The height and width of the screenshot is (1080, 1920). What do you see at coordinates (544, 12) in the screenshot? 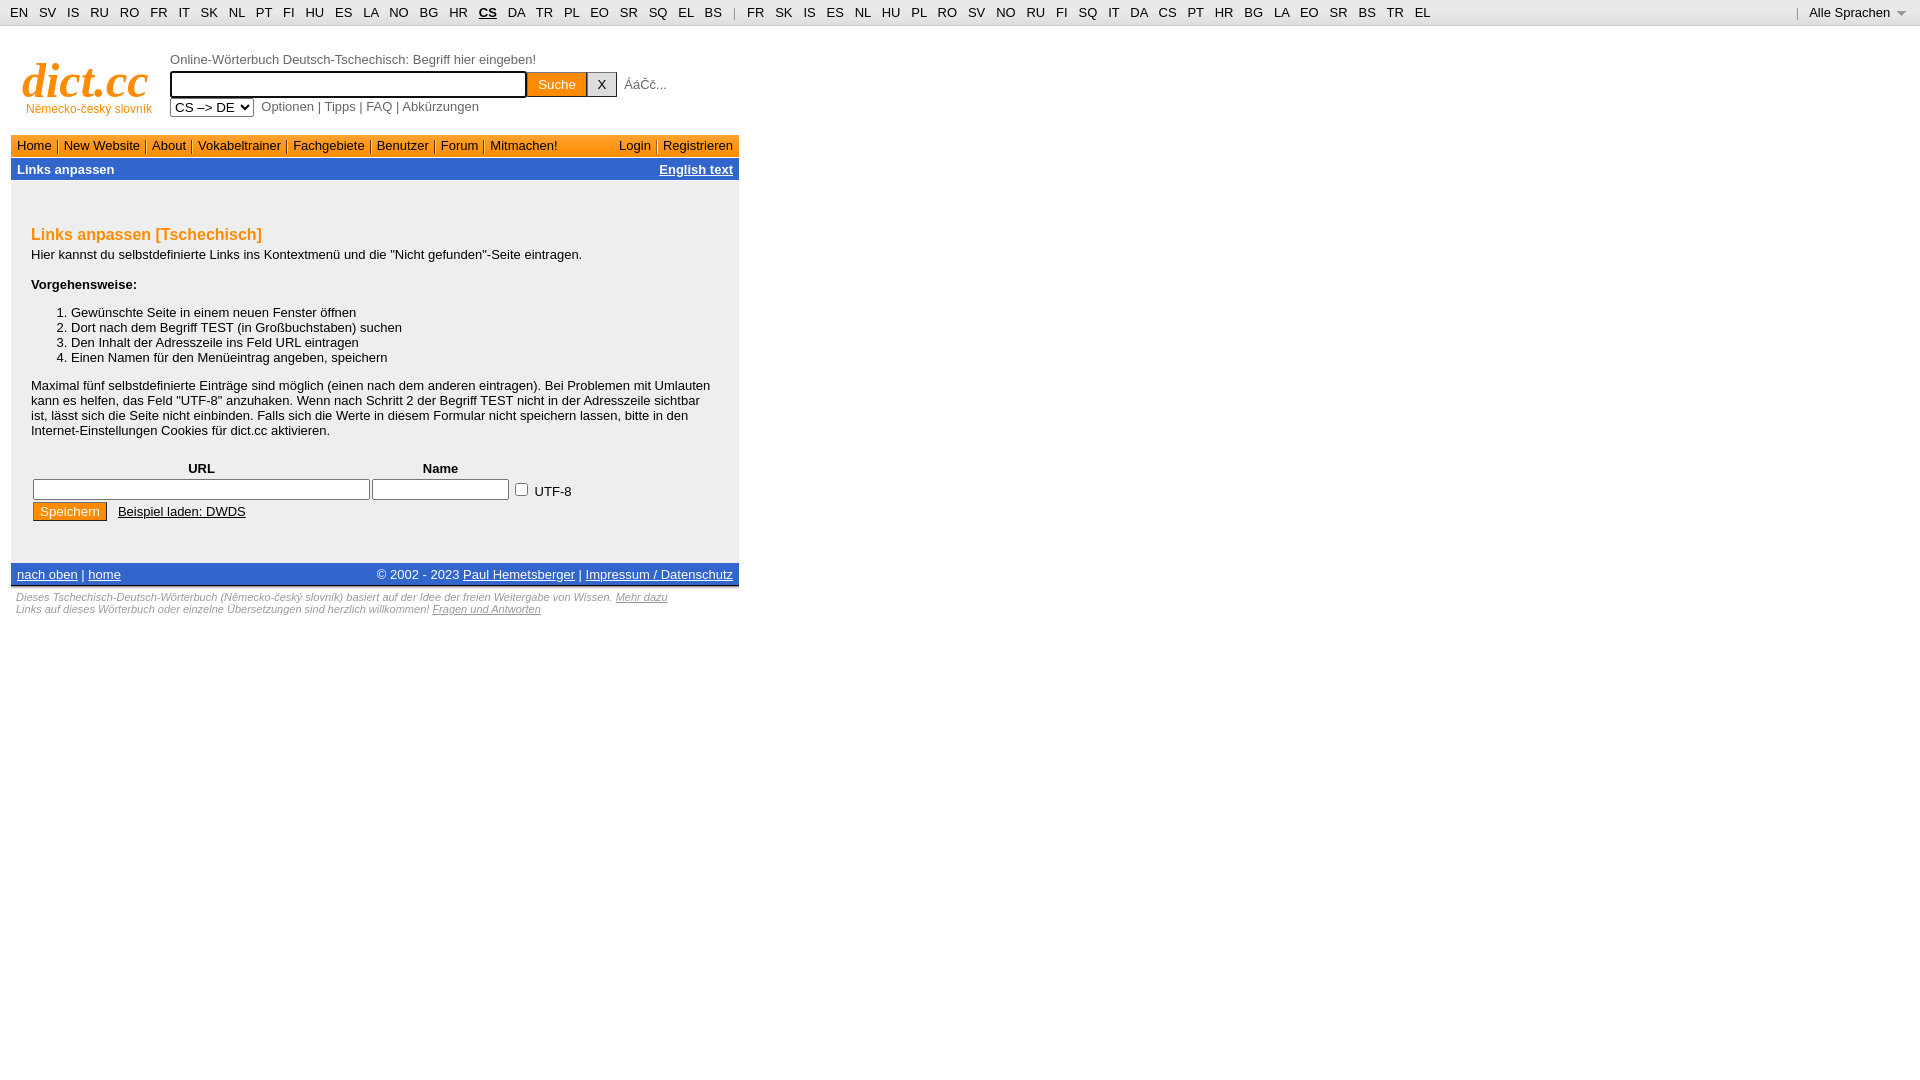
I see `'TR'` at bounding box center [544, 12].